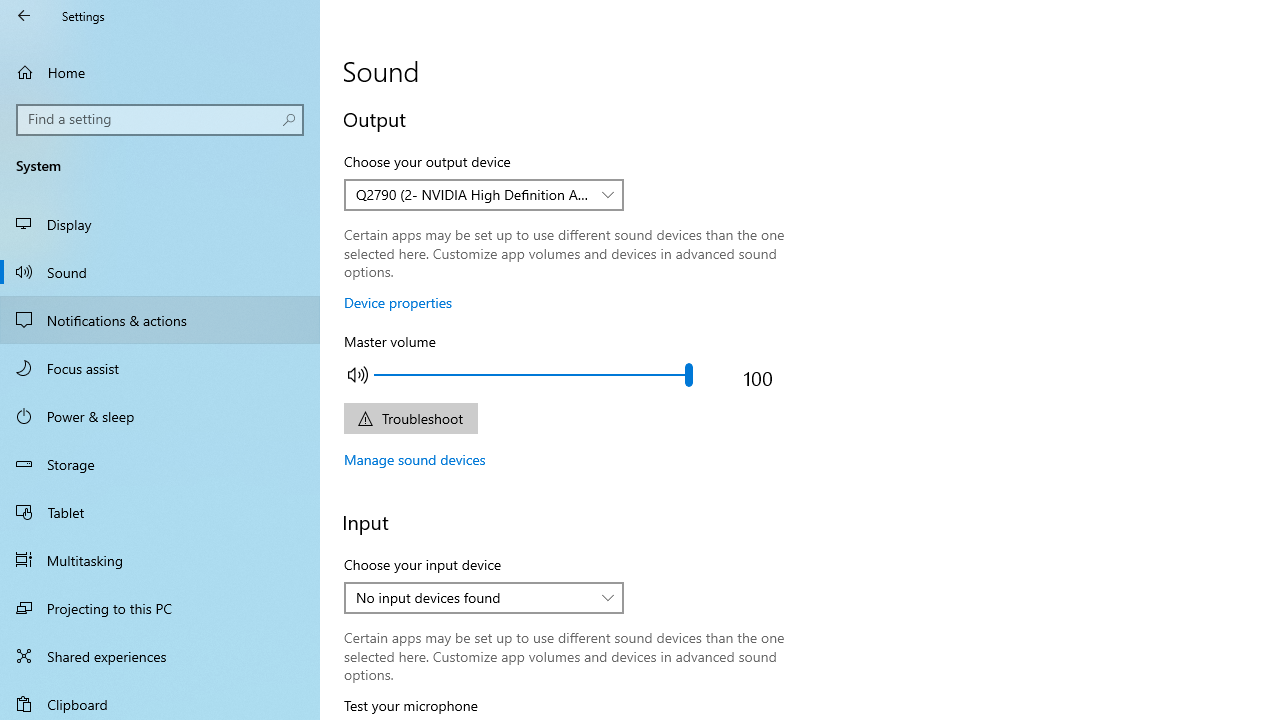  I want to click on 'Storage', so click(160, 464).